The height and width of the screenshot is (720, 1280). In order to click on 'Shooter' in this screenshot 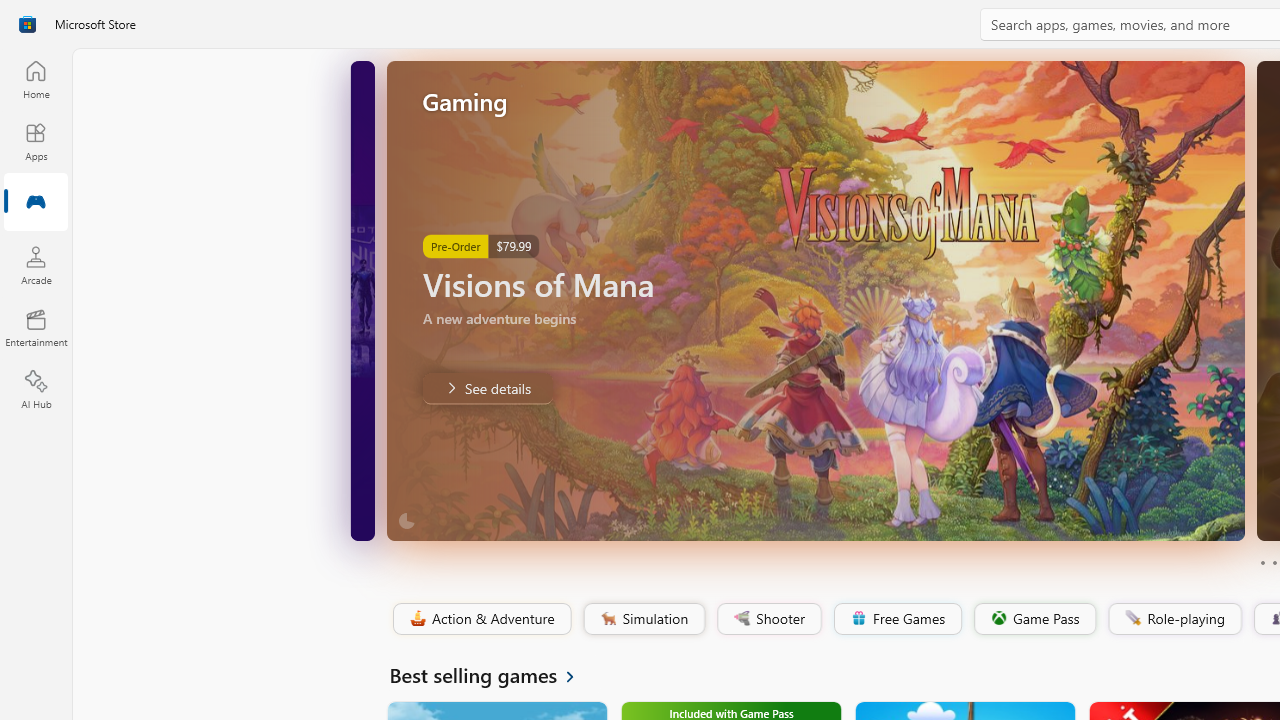, I will do `click(767, 618)`.